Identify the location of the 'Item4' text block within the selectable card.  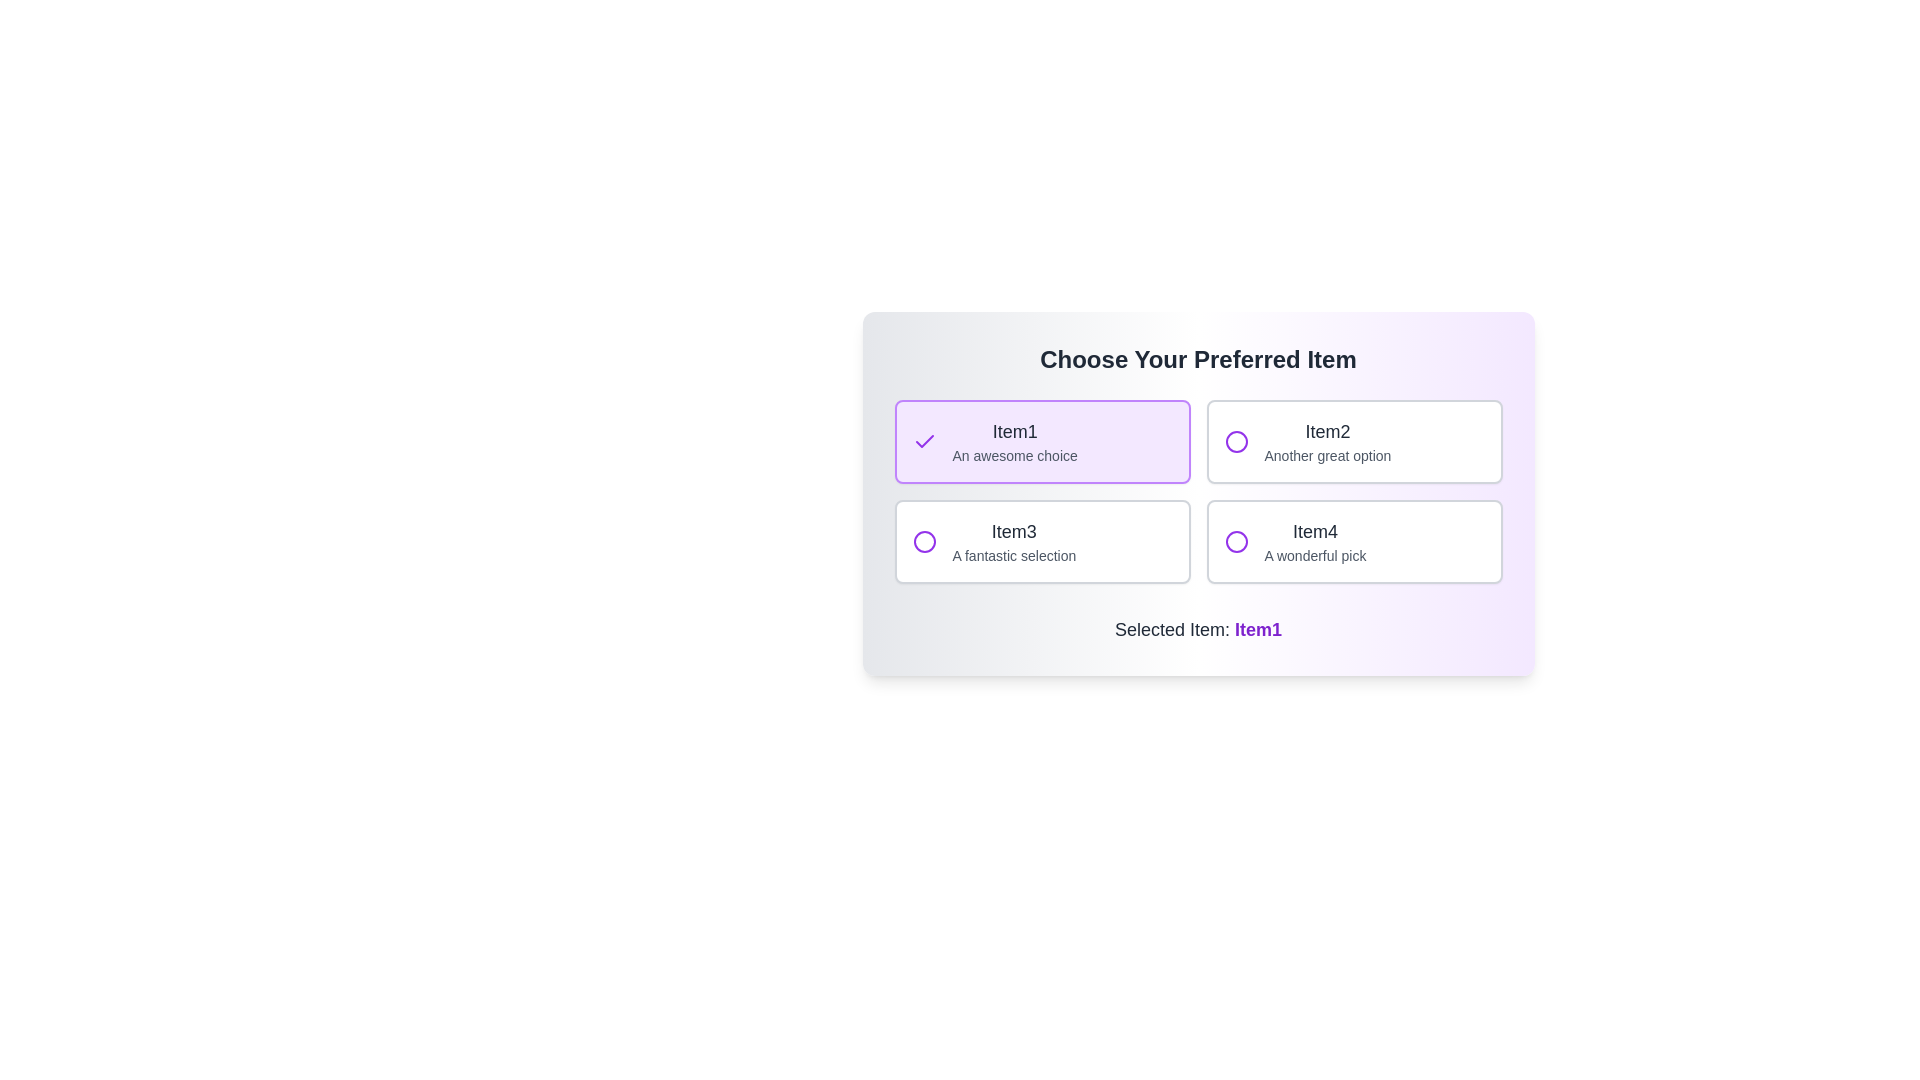
(1315, 542).